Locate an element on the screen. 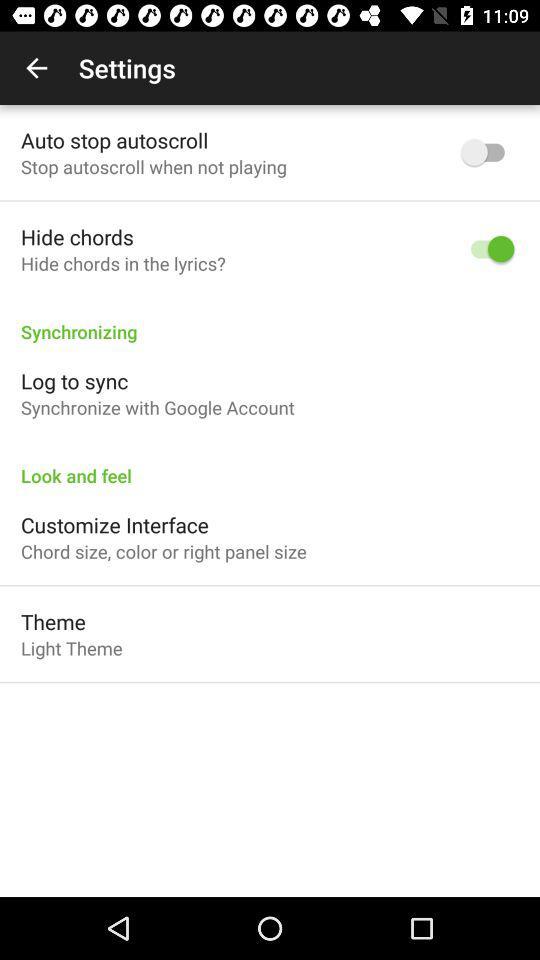  the chord size color item is located at coordinates (162, 551).